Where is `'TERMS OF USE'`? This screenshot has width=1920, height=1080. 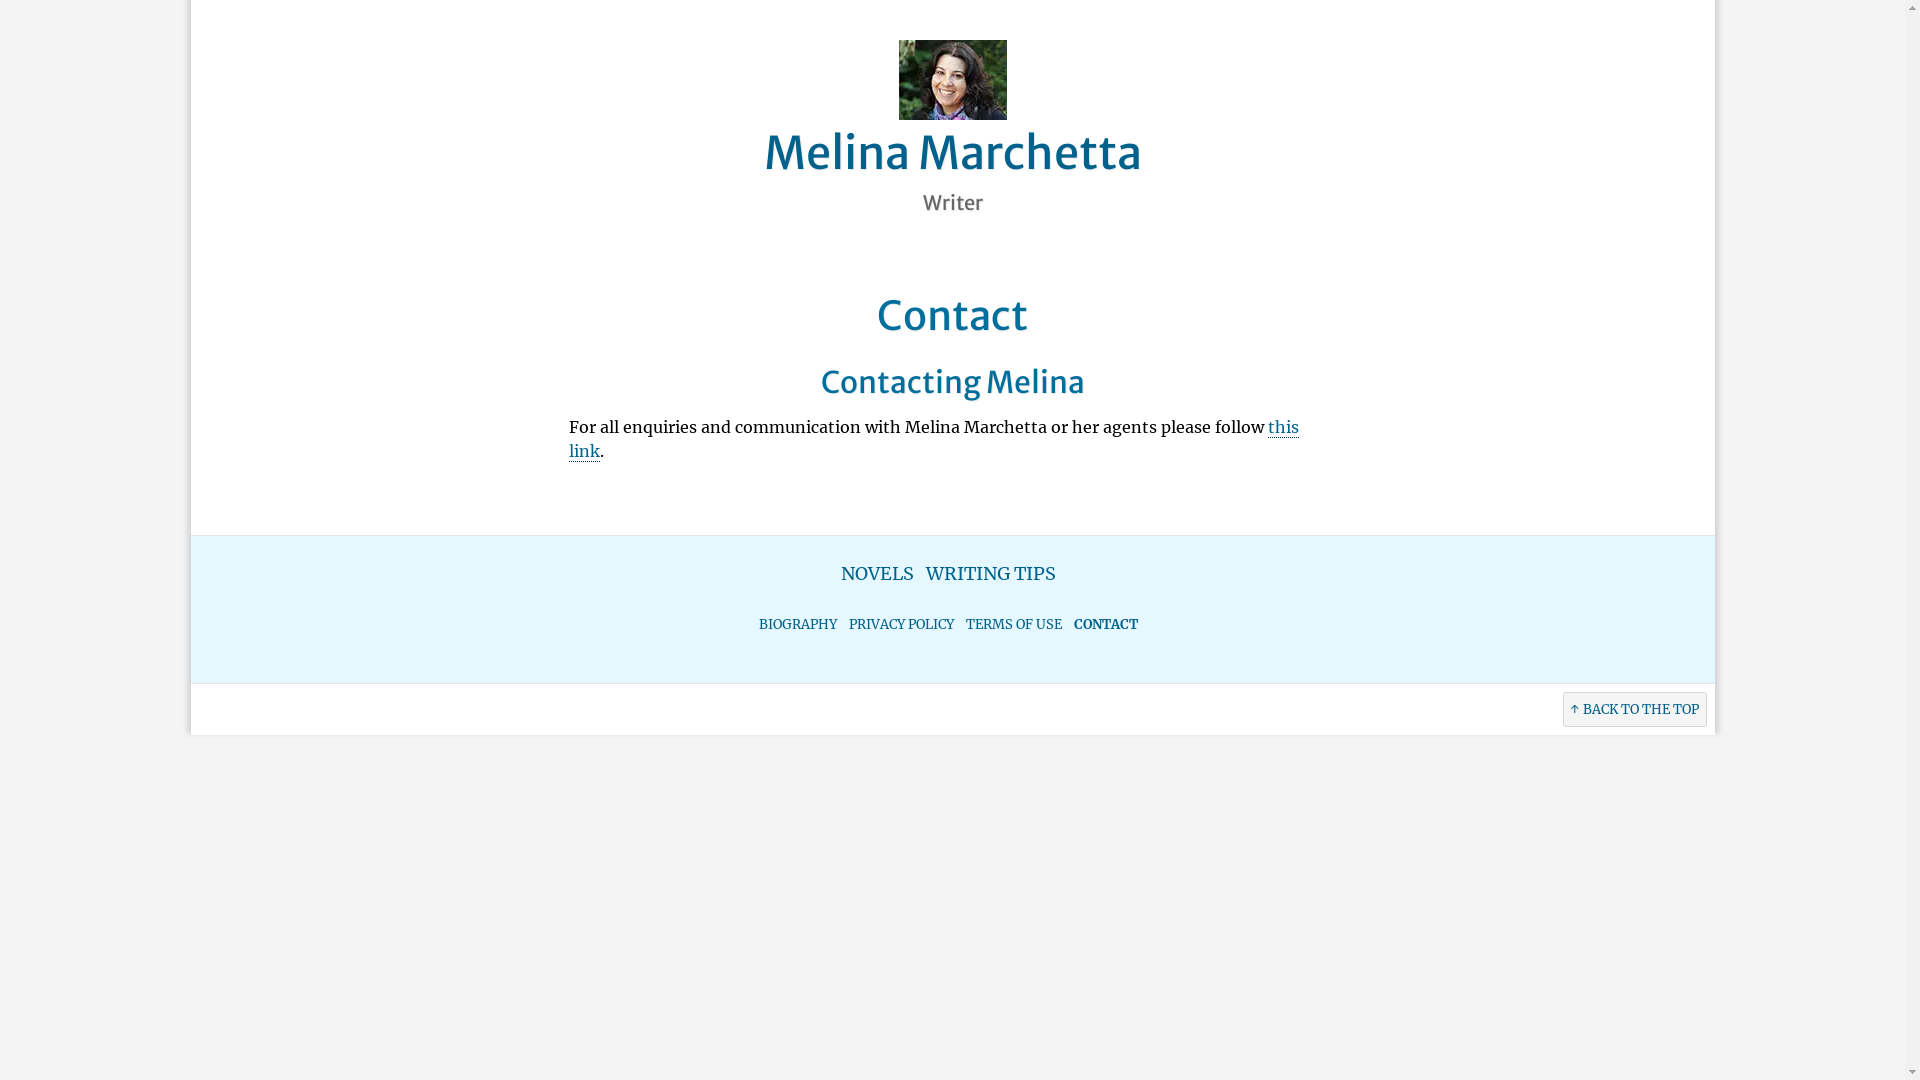 'TERMS OF USE' is located at coordinates (1013, 623).